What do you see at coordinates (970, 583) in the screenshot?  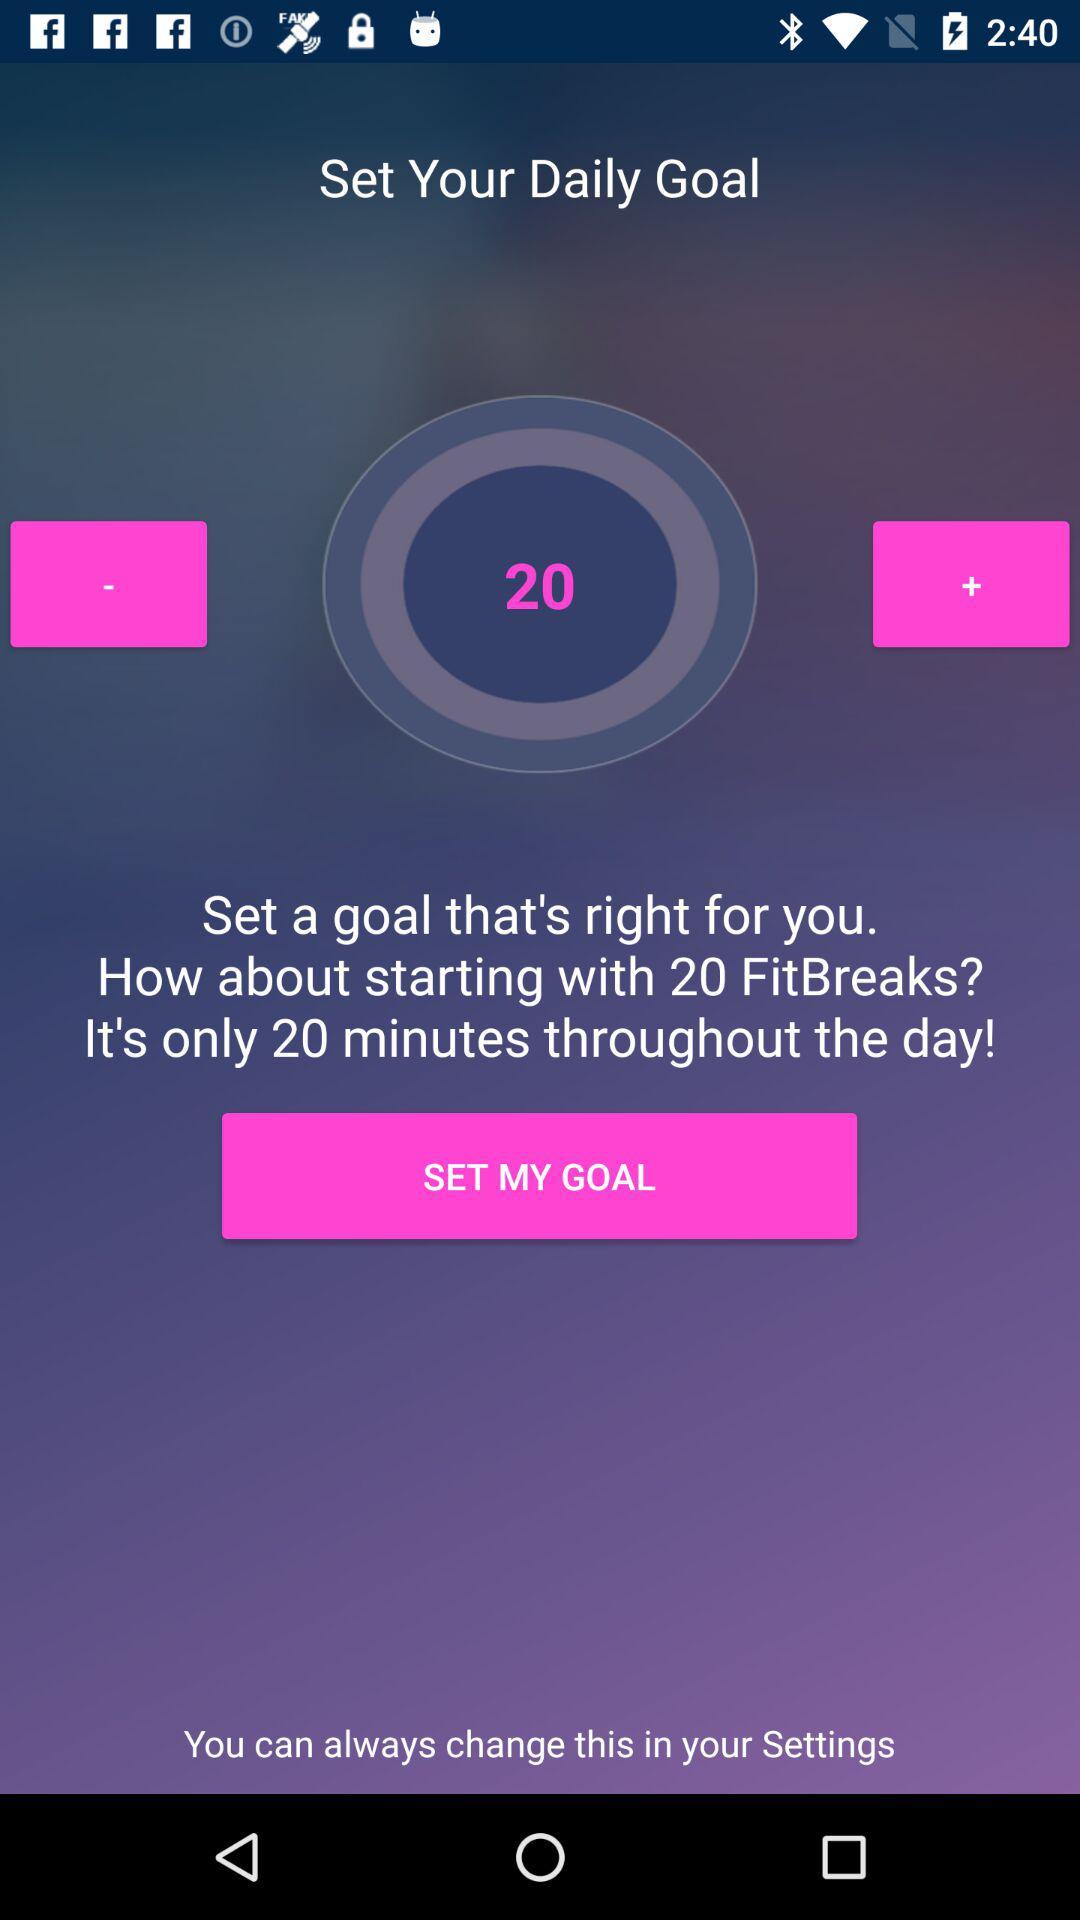 I see `the + icon` at bounding box center [970, 583].